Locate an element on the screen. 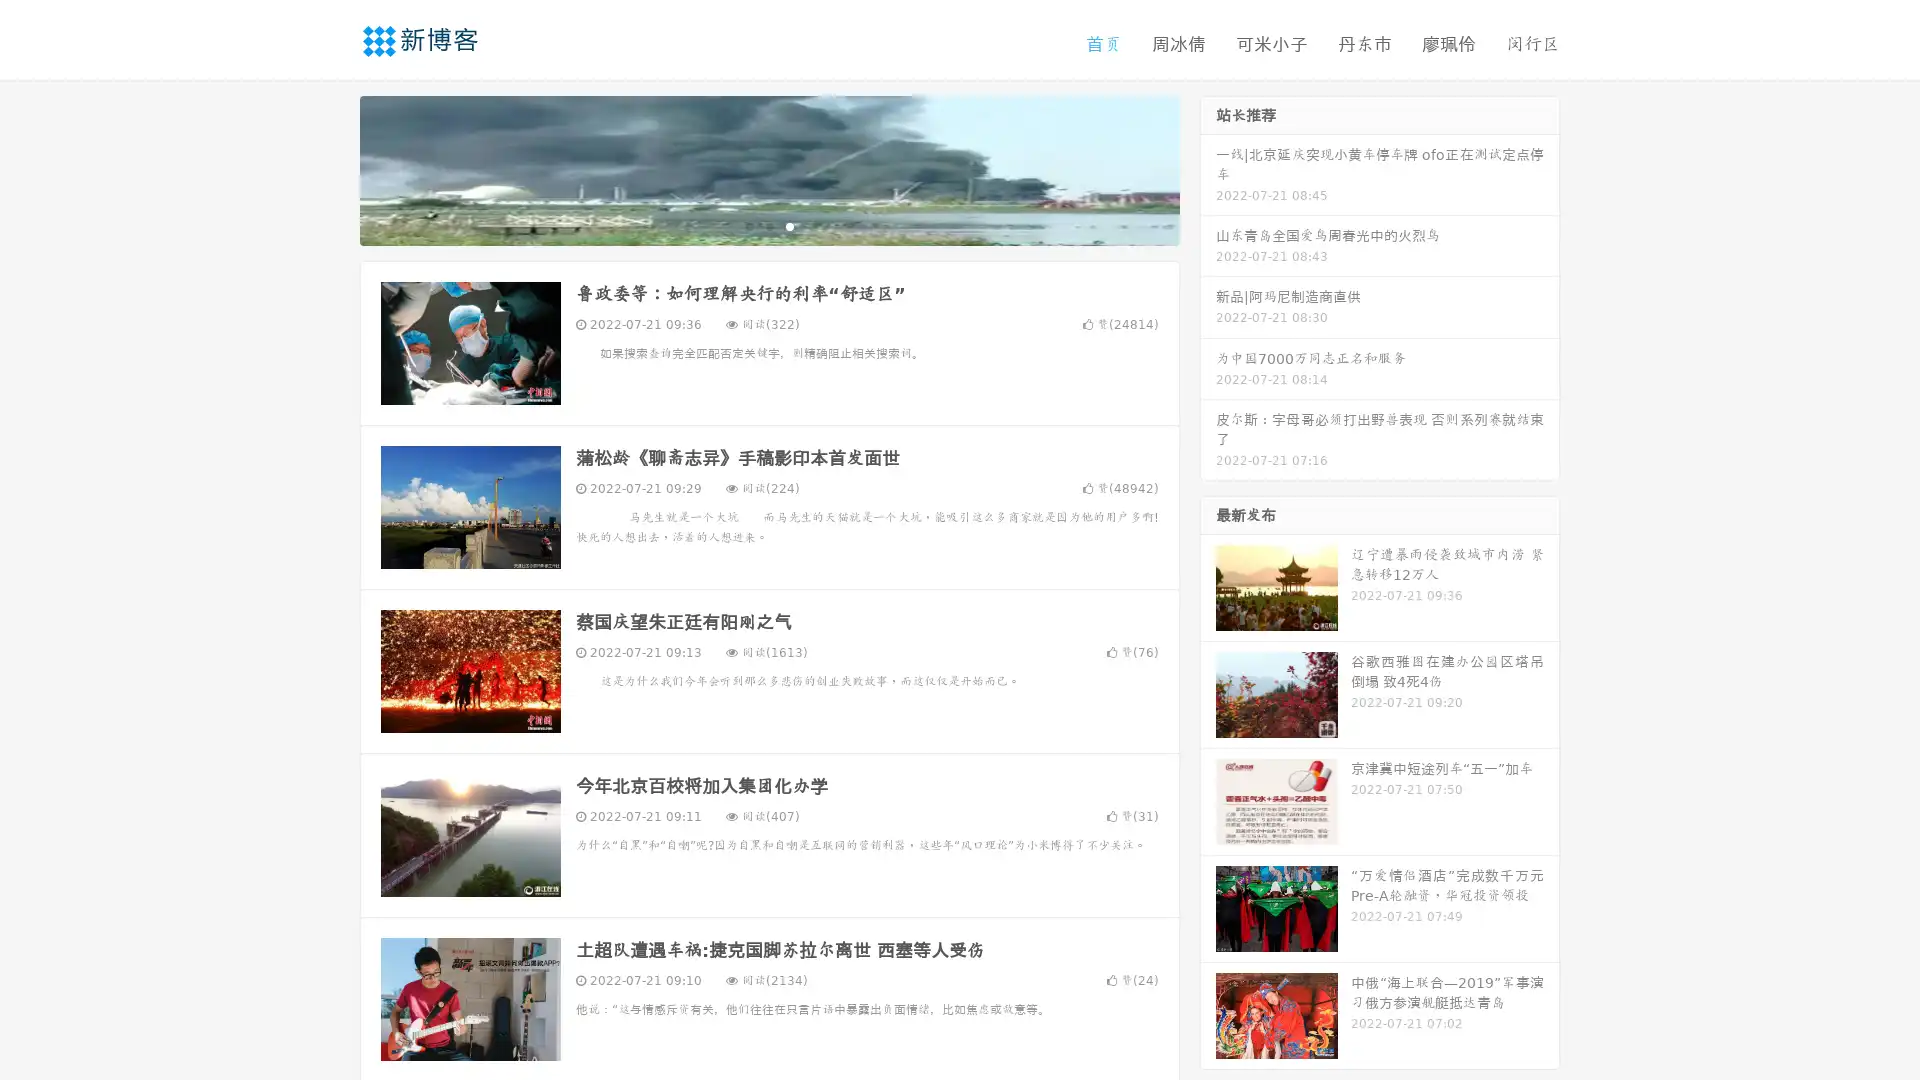 Image resolution: width=1920 pixels, height=1080 pixels. Next slide is located at coordinates (1208, 168).